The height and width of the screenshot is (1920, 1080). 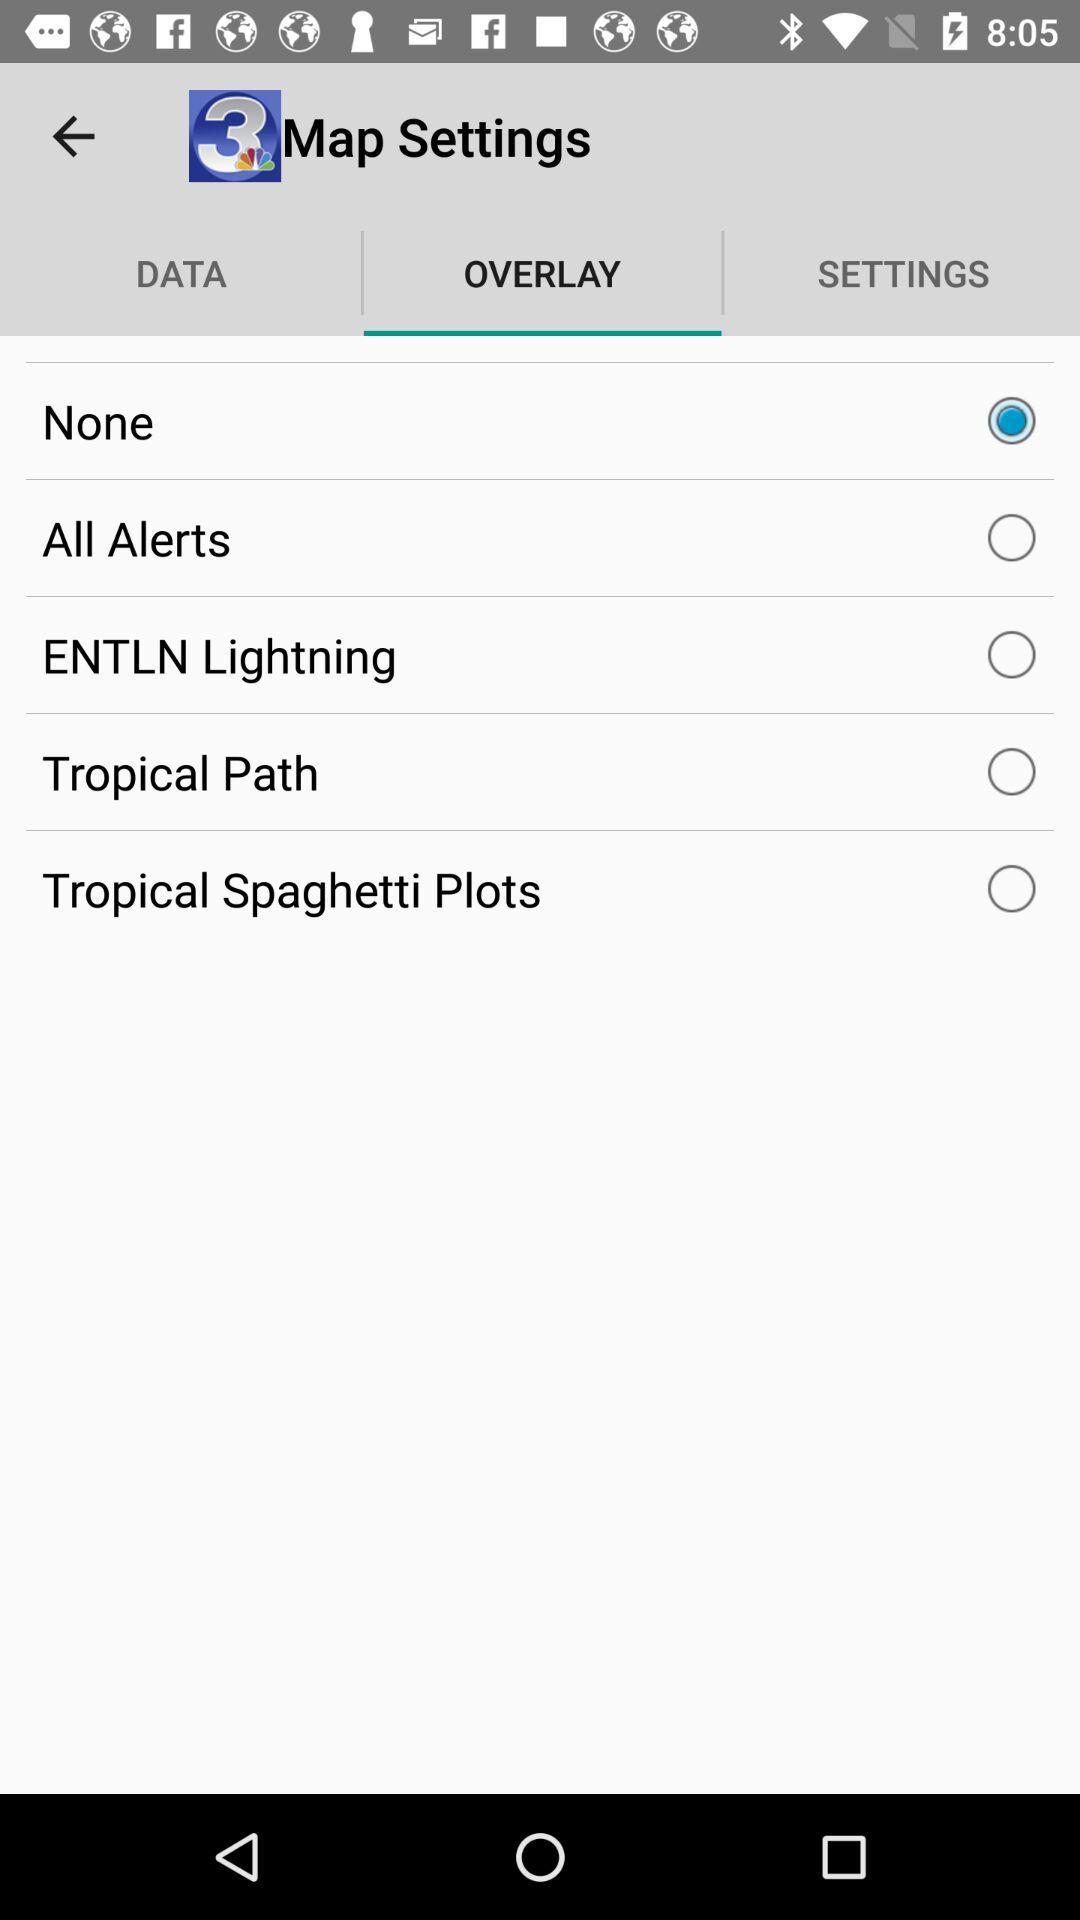 What do you see at coordinates (540, 420) in the screenshot?
I see `the none item` at bounding box center [540, 420].